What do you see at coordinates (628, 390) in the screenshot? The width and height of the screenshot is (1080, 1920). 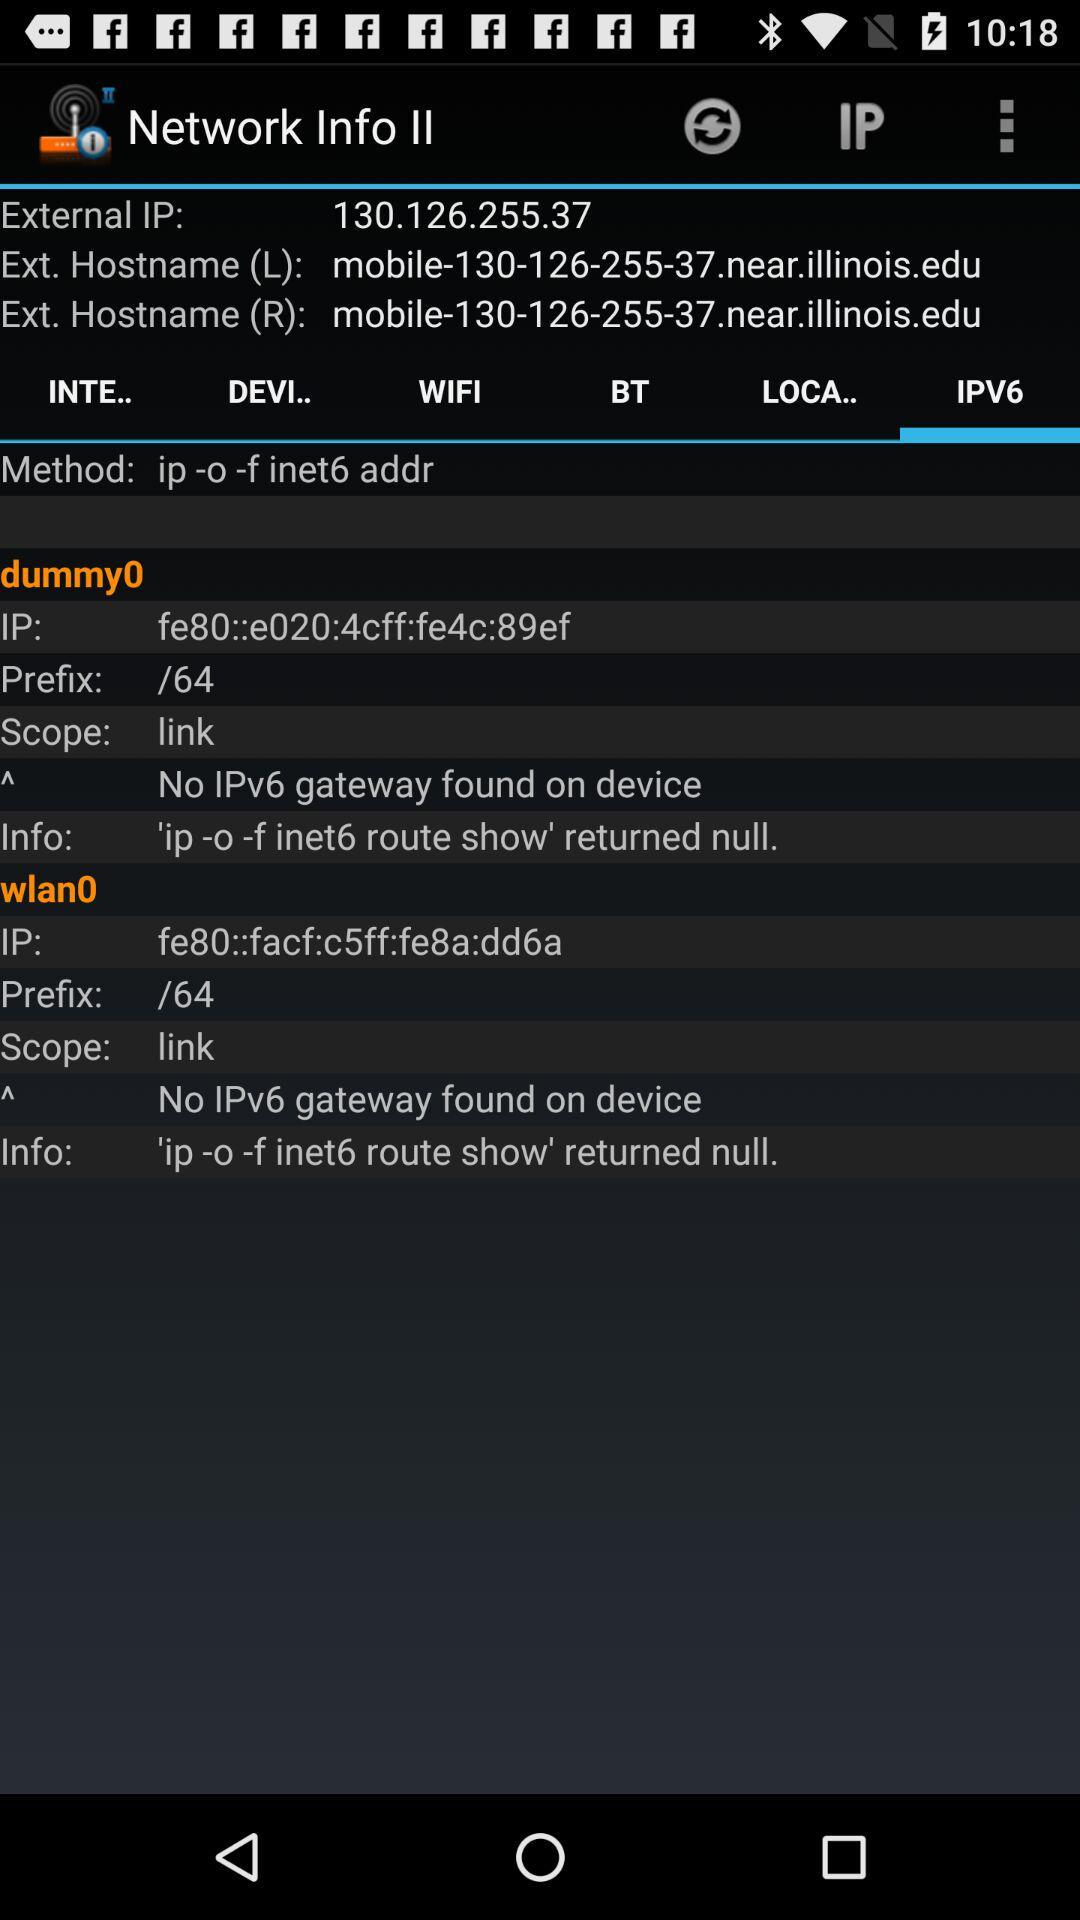 I see `the bt icon` at bounding box center [628, 390].